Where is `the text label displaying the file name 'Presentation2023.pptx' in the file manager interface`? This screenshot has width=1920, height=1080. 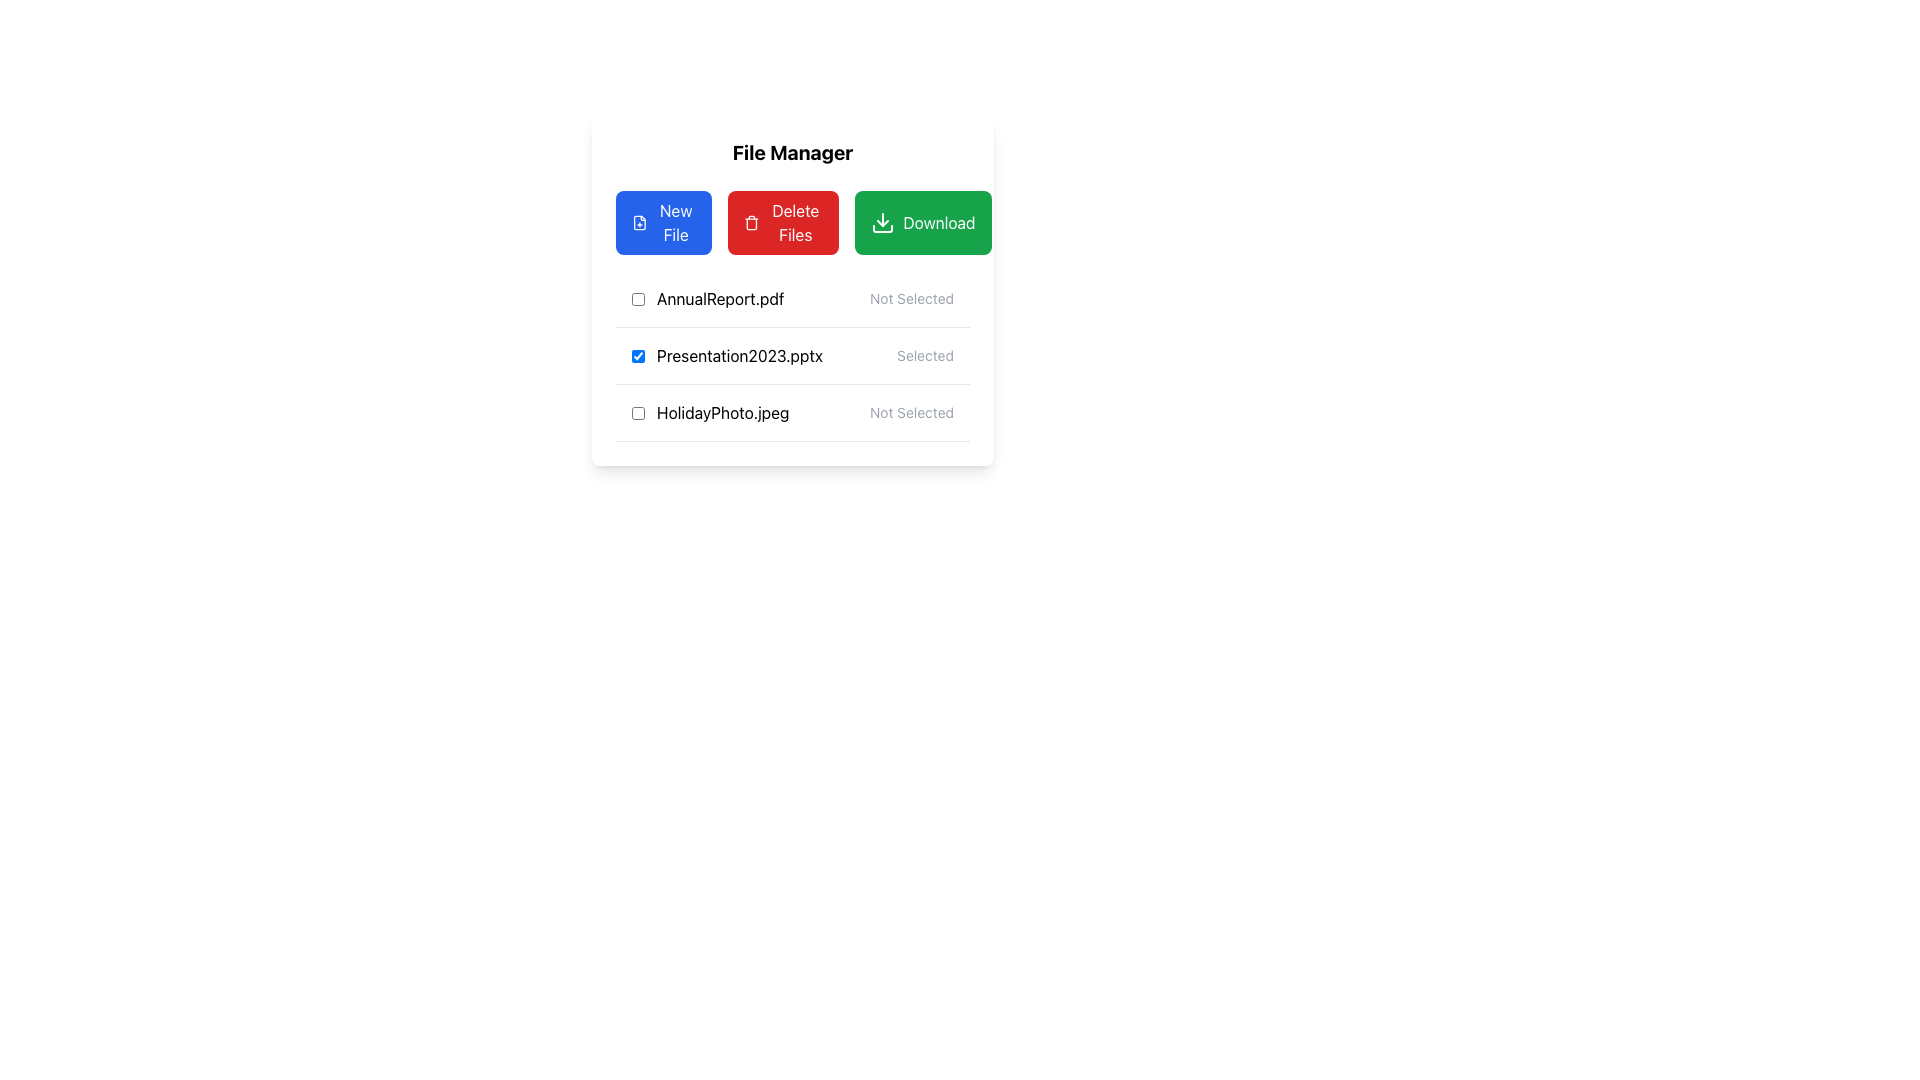 the text label displaying the file name 'Presentation2023.pptx' in the file manager interface is located at coordinates (726, 354).